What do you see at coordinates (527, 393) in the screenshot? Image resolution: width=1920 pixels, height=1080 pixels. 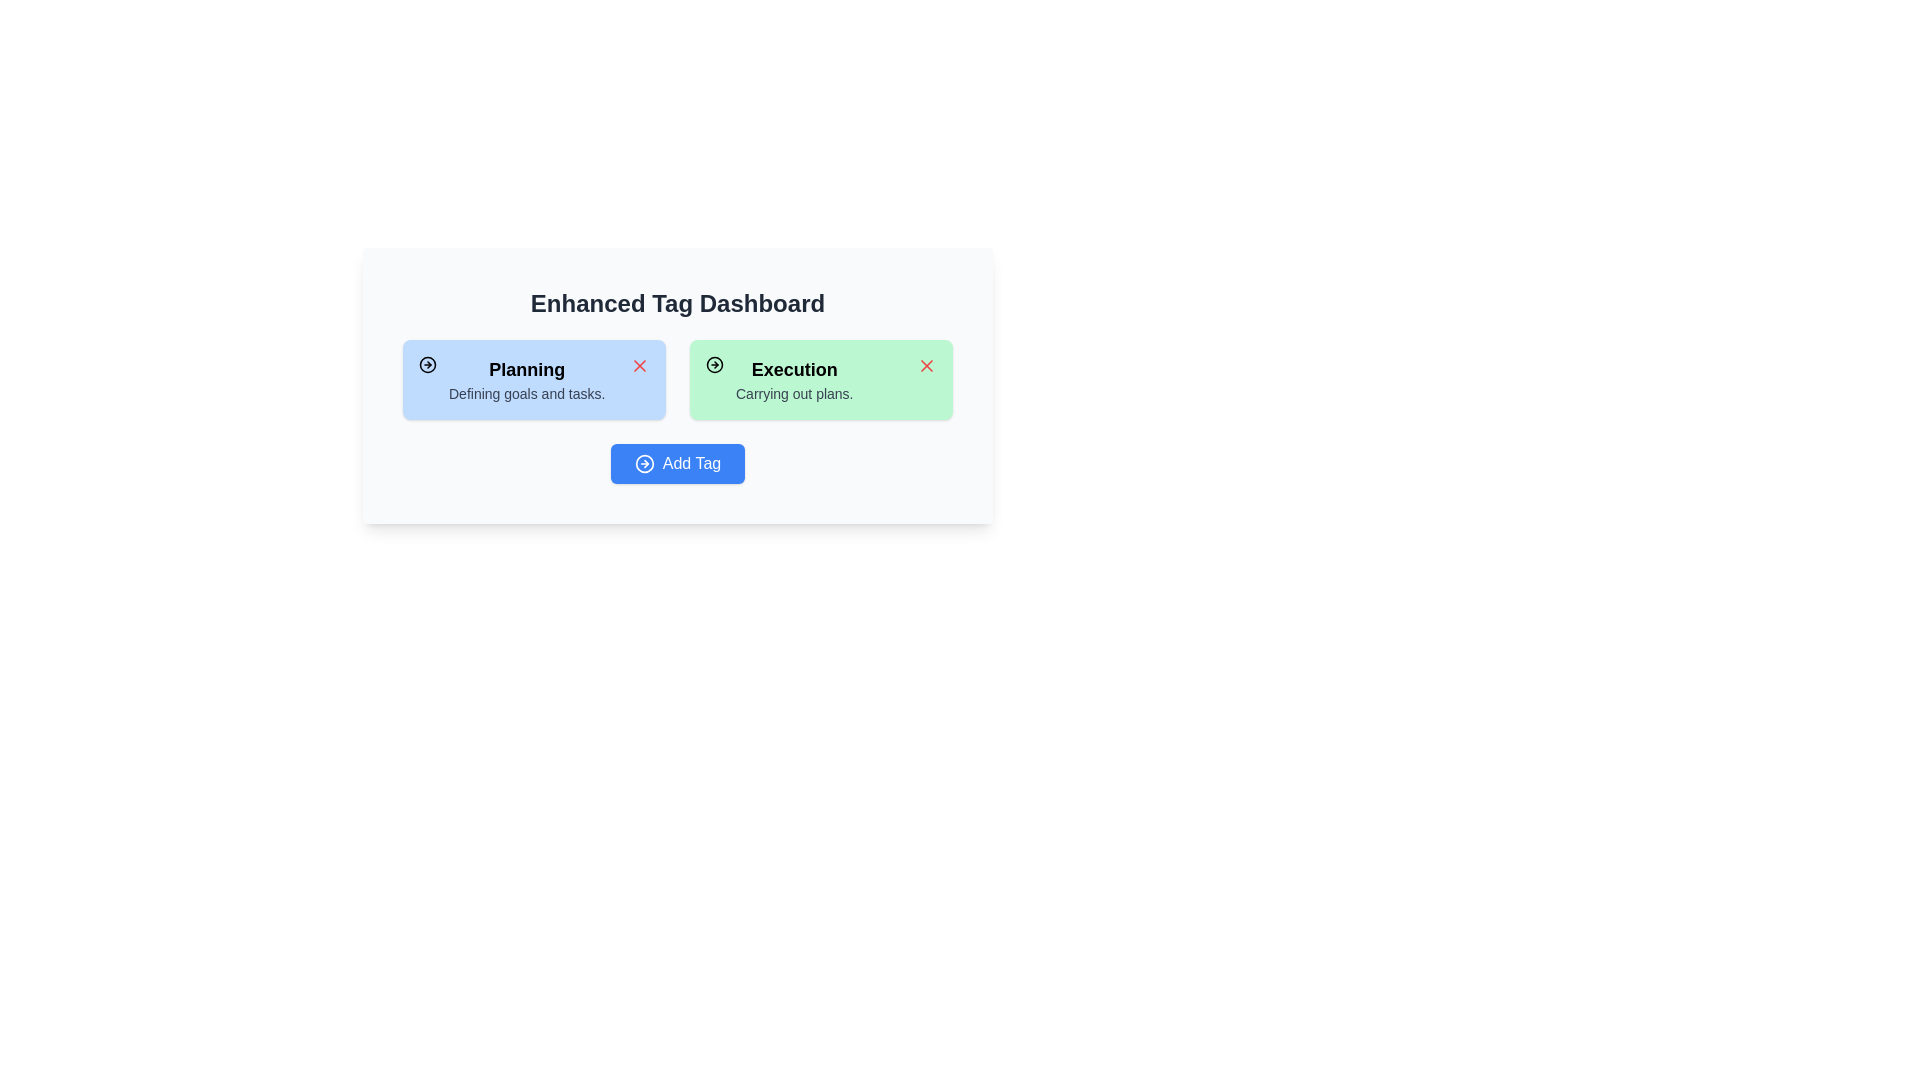 I see `static text label that displays 'Defining goals and tasks.' which is styled with a light gray font on a blue background, located below the title 'Planning'` at bounding box center [527, 393].